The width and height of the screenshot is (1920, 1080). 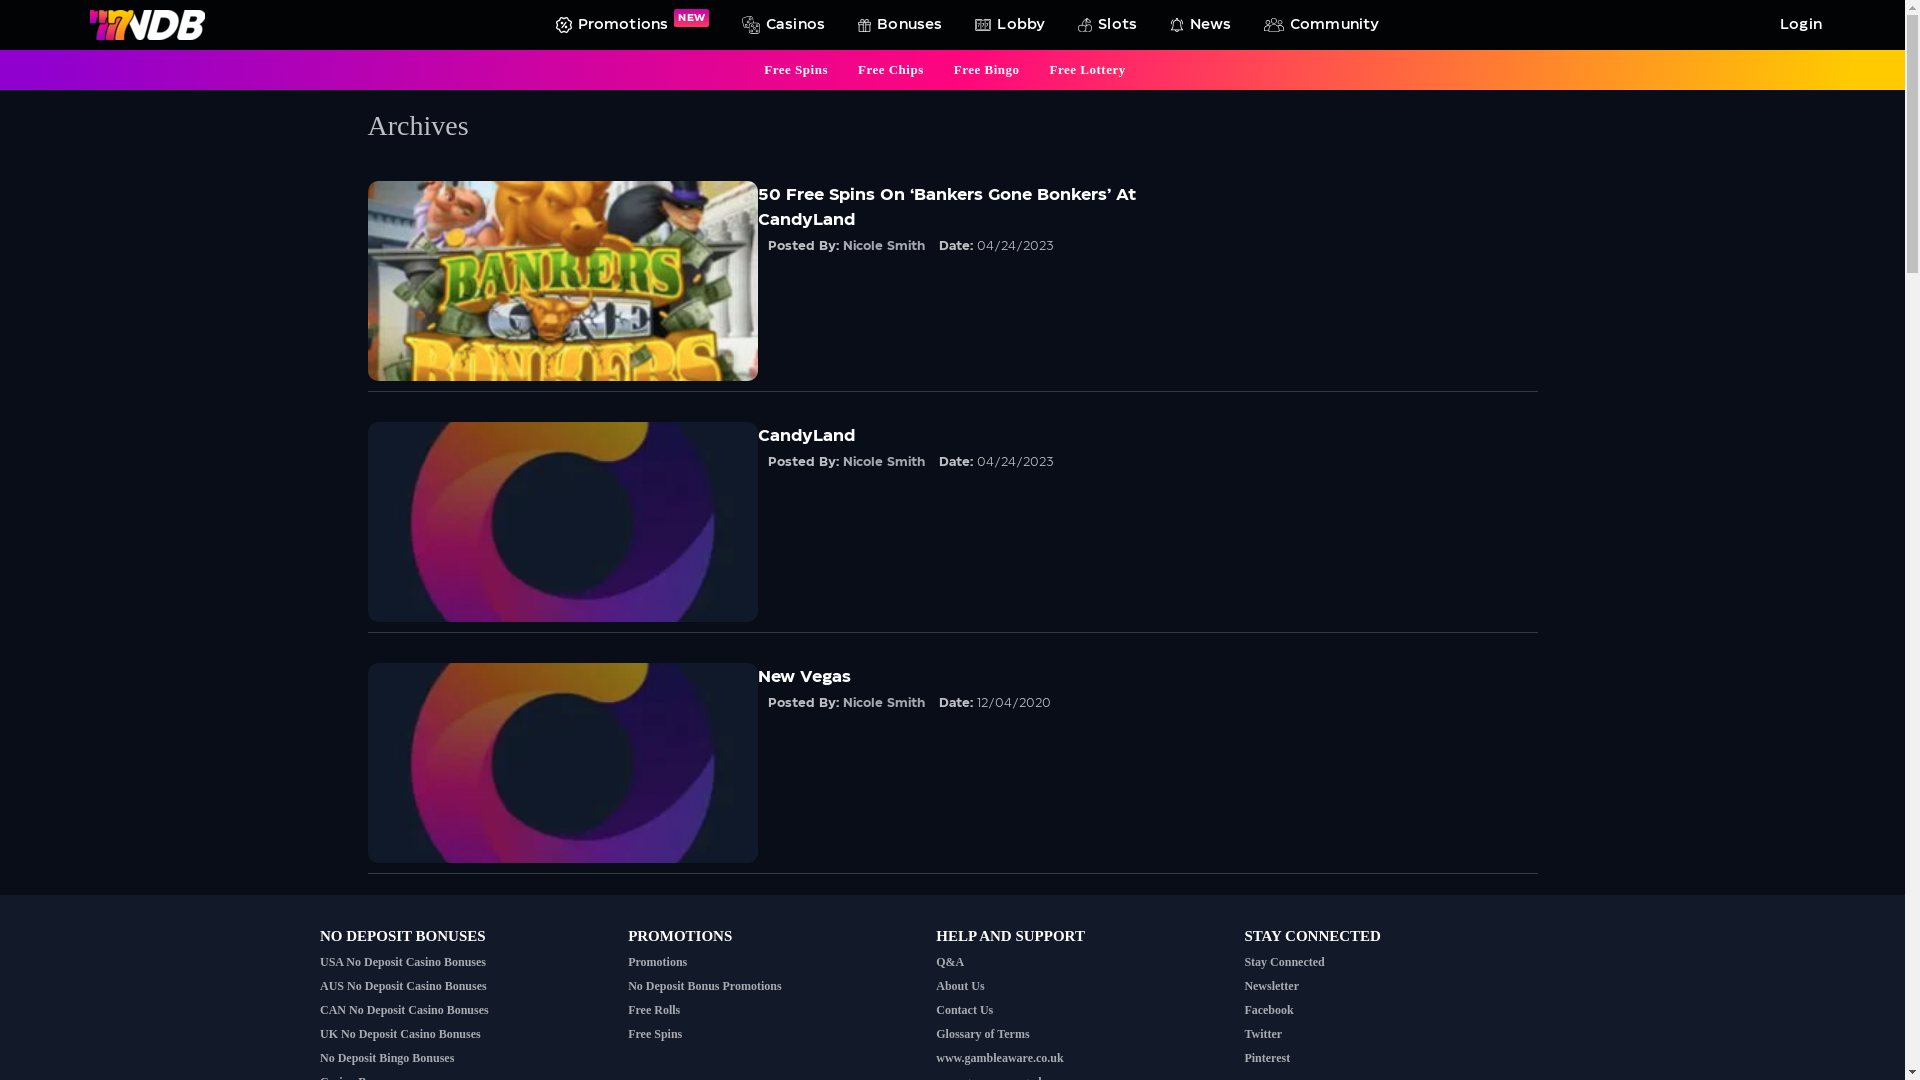 I want to click on 'Lobby', so click(x=1006, y=24).